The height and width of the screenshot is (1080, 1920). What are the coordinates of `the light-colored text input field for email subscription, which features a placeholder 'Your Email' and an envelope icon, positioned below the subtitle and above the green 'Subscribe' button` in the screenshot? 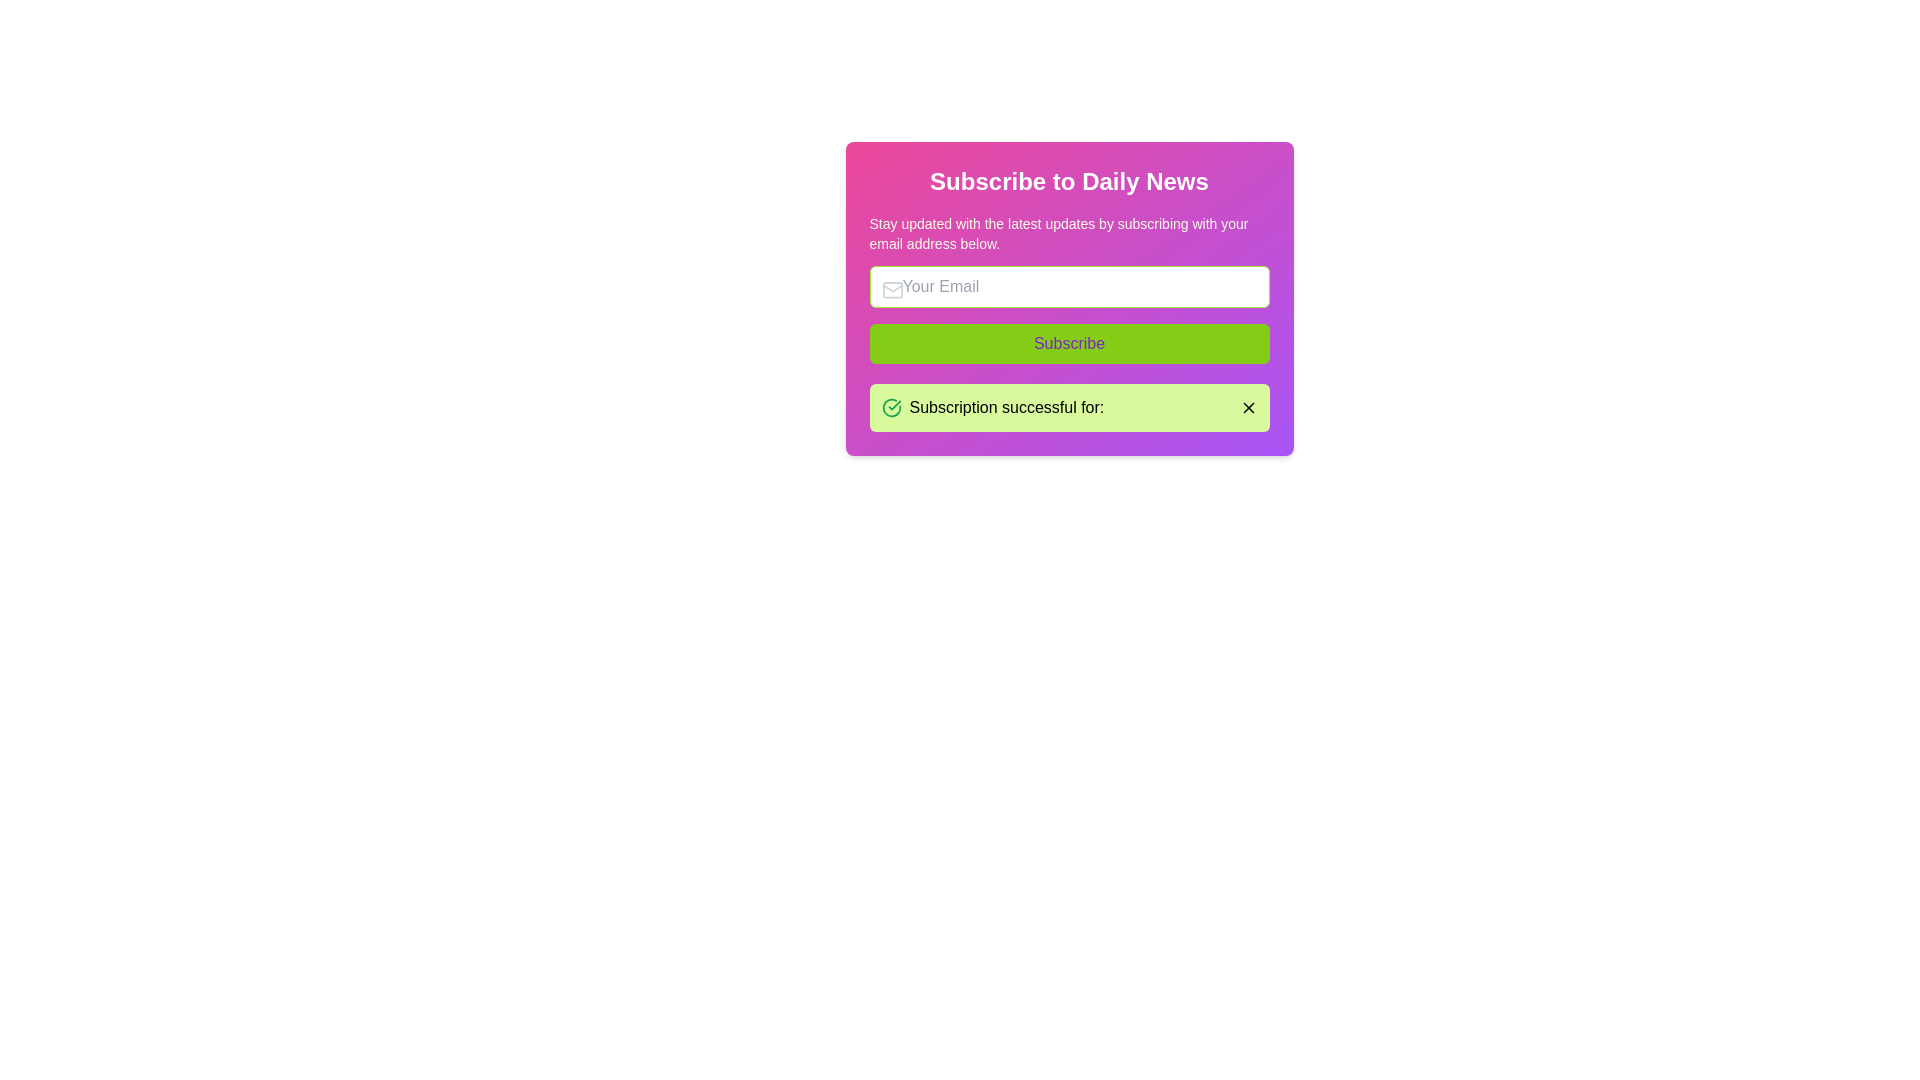 It's located at (1068, 299).